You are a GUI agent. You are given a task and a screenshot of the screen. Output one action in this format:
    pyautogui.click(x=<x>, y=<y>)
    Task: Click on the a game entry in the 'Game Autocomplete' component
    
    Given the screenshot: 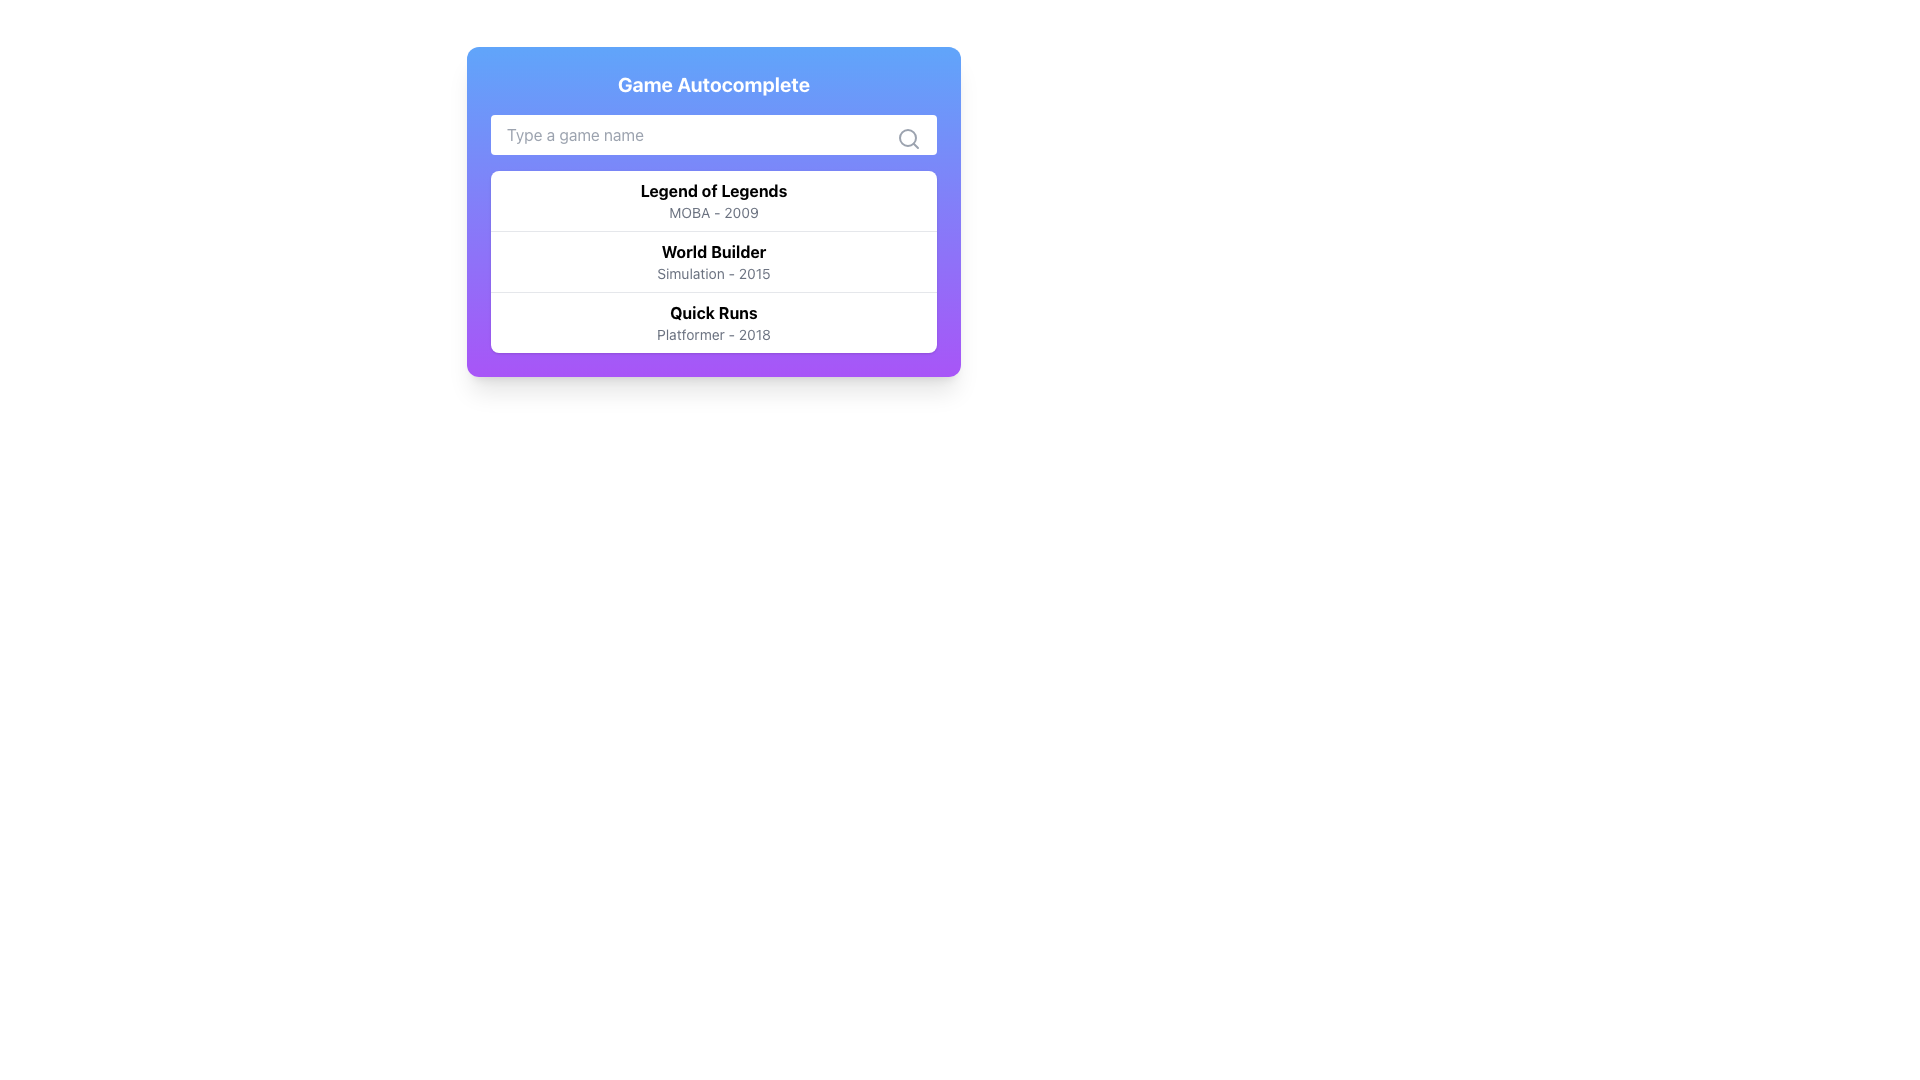 What is the action you would take?
    pyautogui.click(x=714, y=212)
    